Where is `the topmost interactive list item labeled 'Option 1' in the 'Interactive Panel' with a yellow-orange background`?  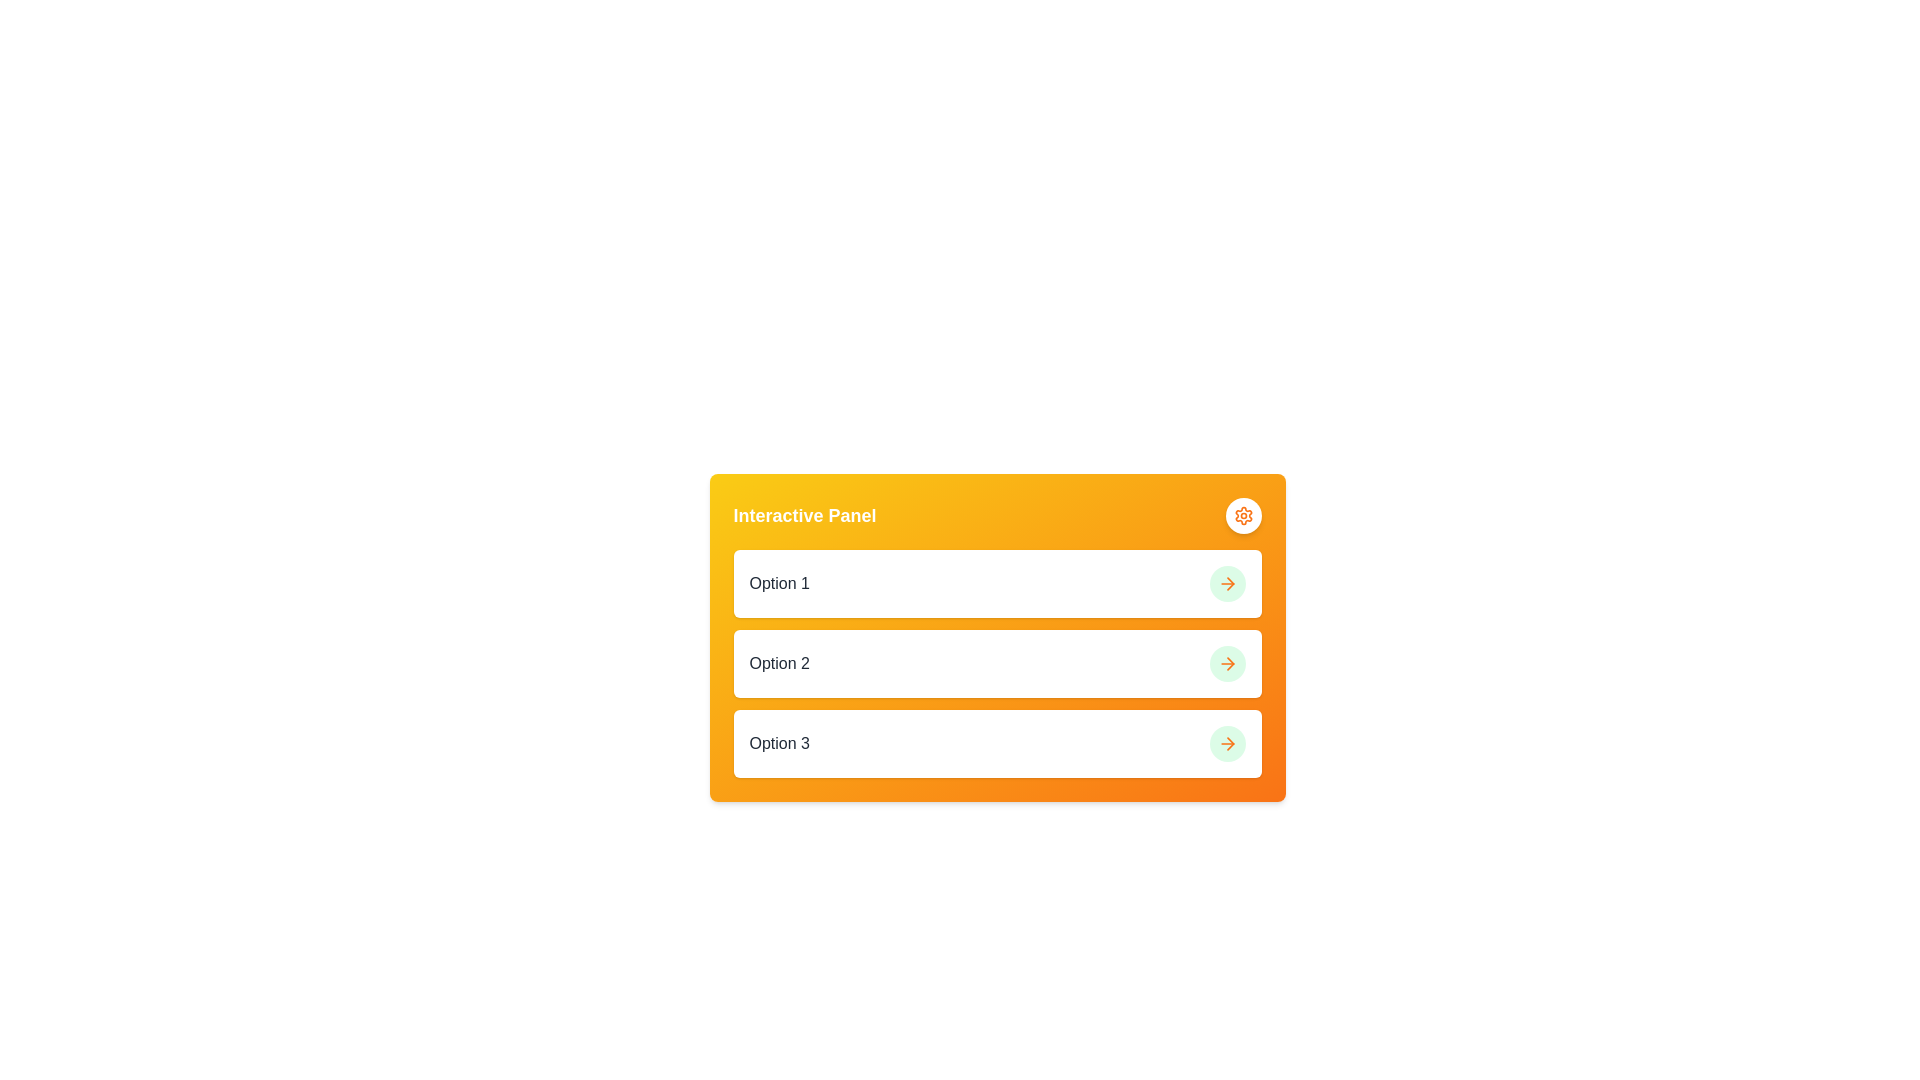 the topmost interactive list item labeled 'Option 1' in the 'Interactive Panel' with a yellow-orange background is located at coordinates (997, 583).